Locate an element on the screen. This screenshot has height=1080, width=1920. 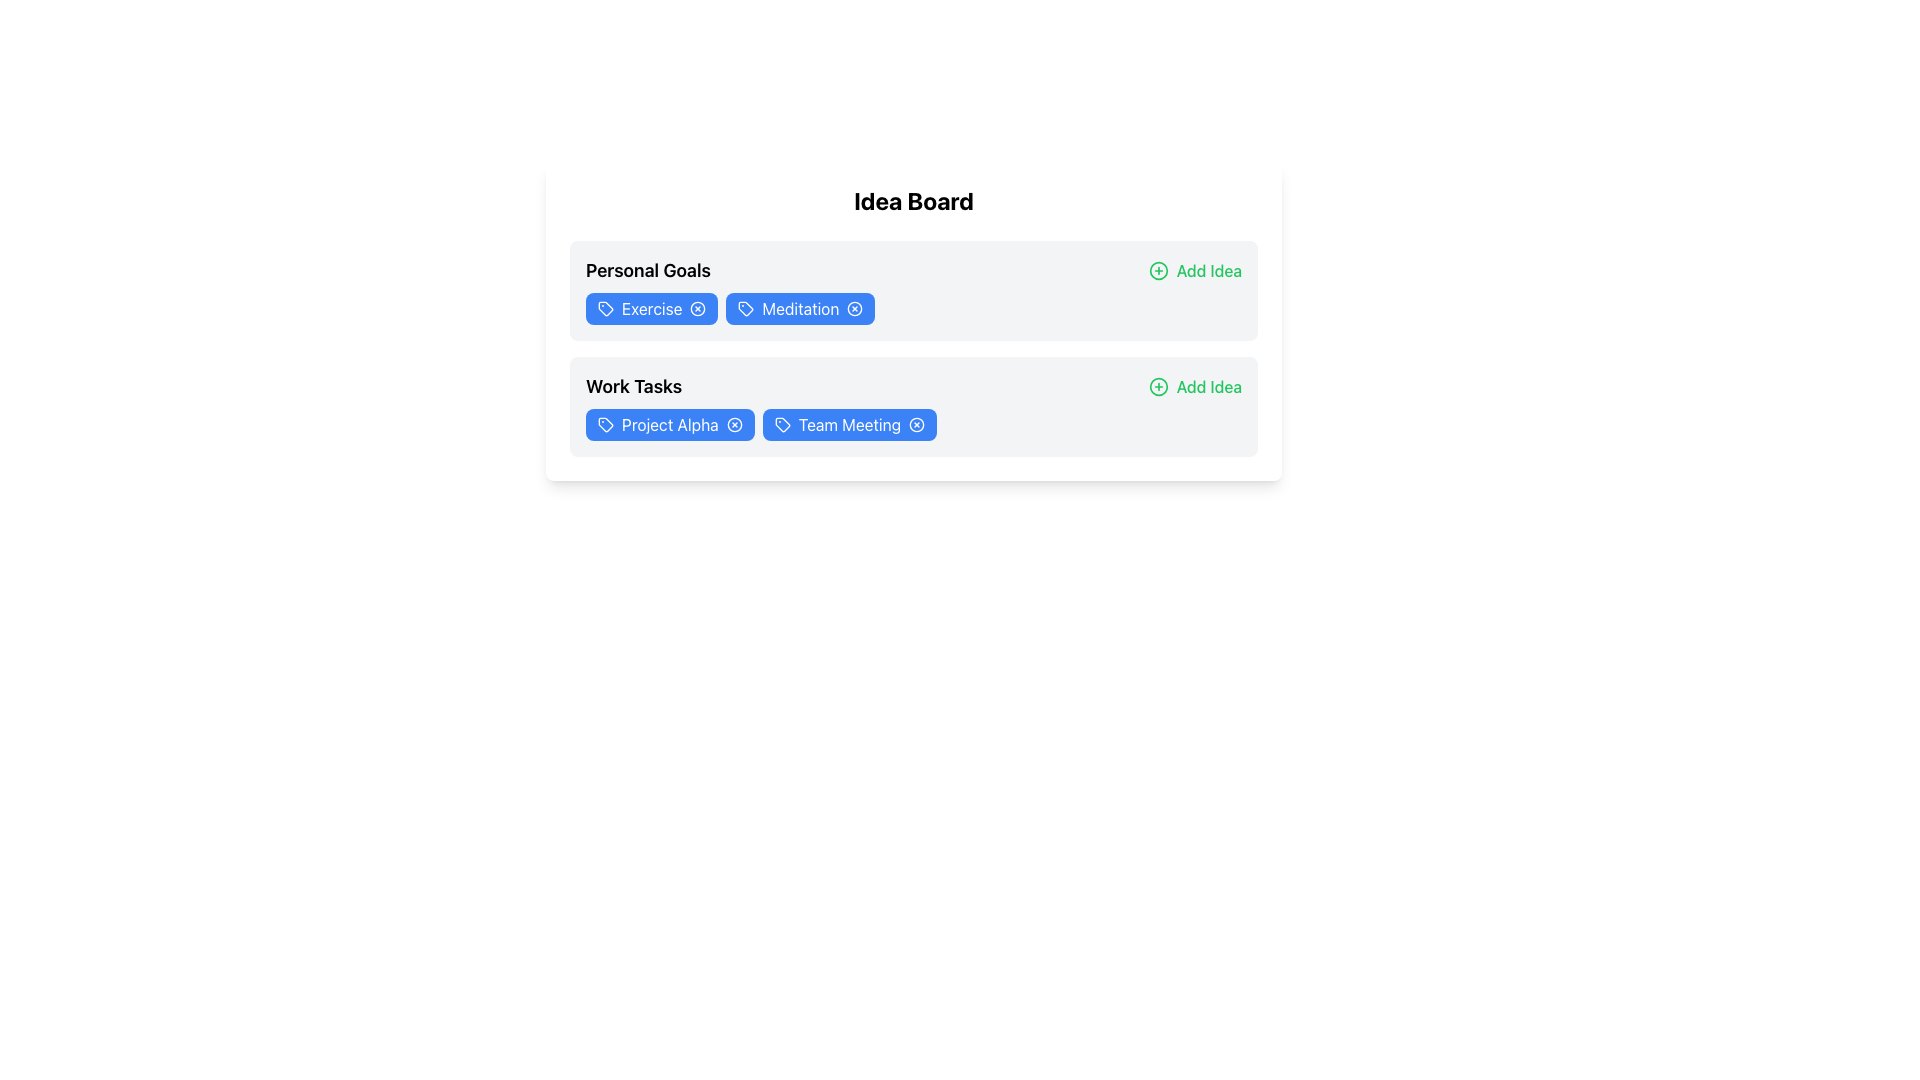
the 'Add Idea' button, which features green text and a circular plus sign icon, located to the right of the 'Work Tasks' section is located at coordinates (1195, 386).